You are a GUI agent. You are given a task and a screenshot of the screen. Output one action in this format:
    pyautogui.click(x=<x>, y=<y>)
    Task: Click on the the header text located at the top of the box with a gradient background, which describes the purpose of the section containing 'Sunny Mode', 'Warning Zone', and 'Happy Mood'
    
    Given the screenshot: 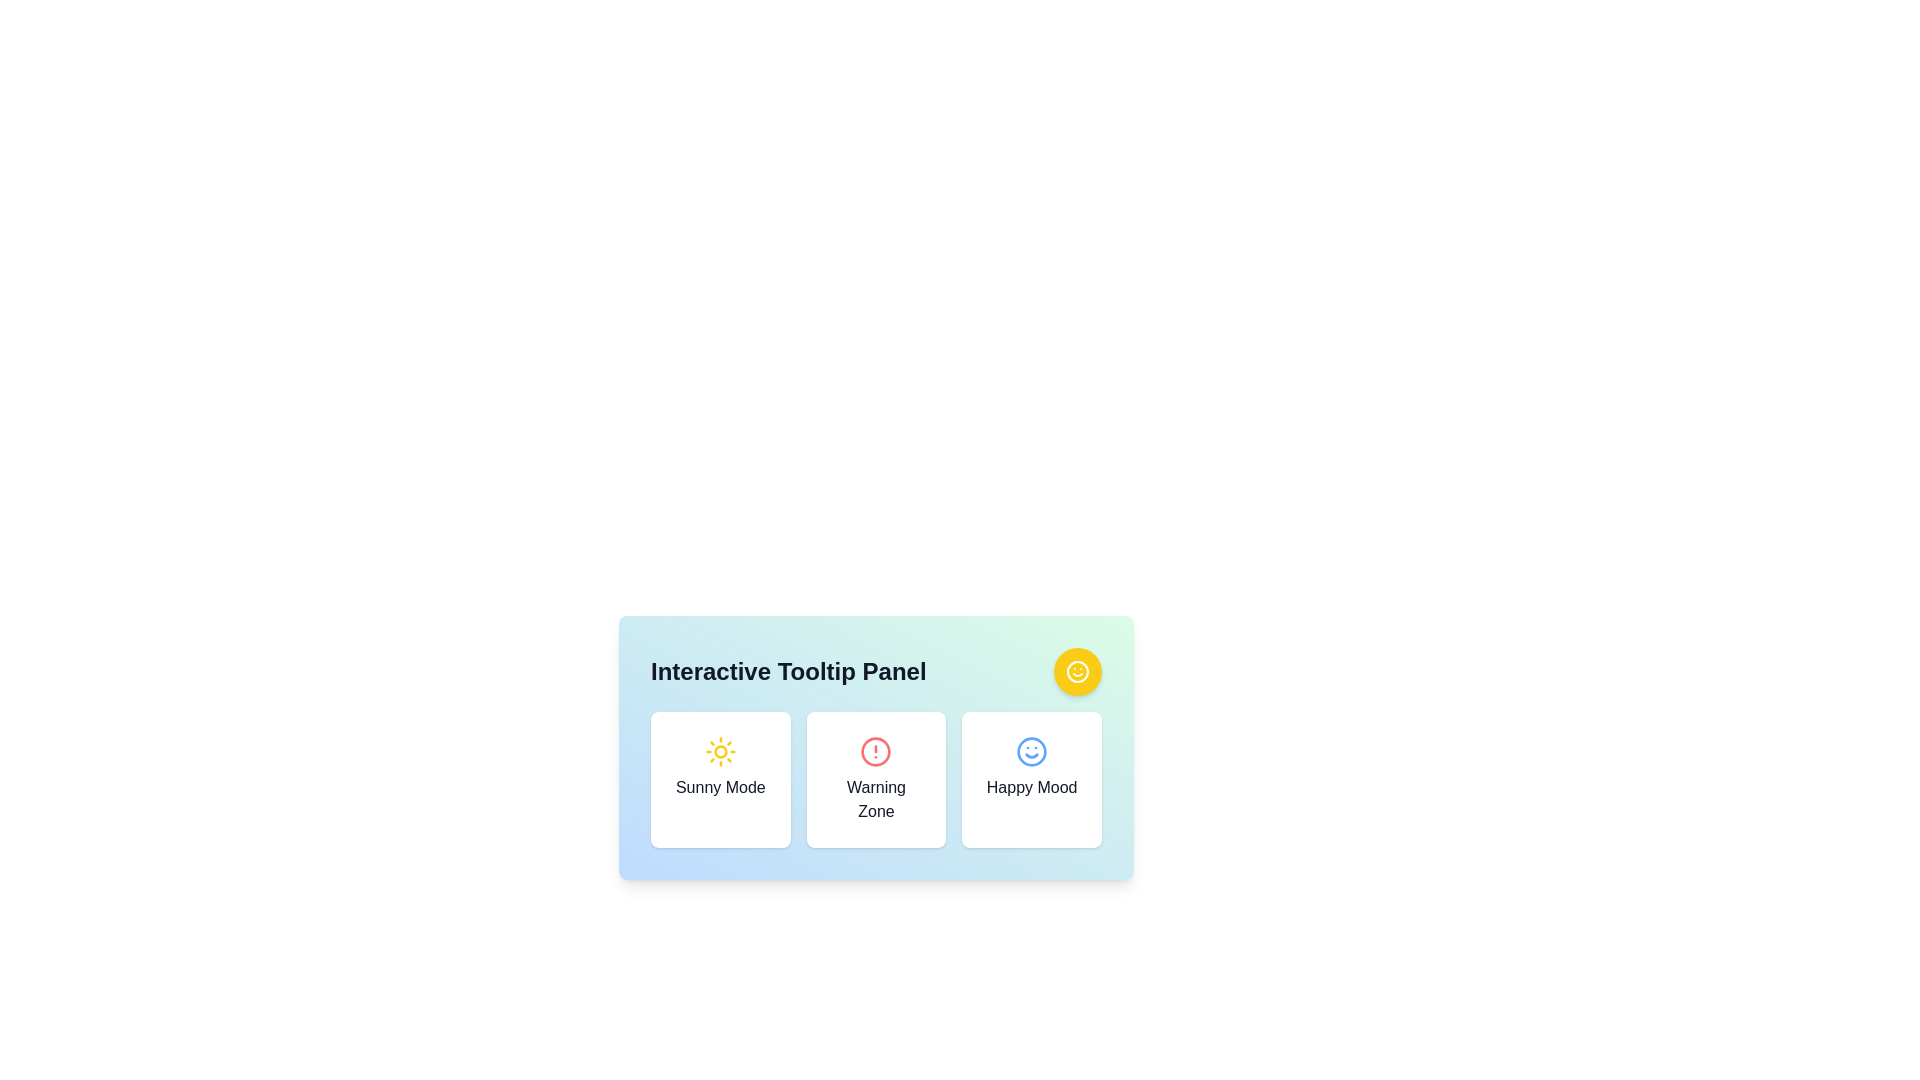 What is the action you would take?
    pyautogui.click(x=876, y=671)
    